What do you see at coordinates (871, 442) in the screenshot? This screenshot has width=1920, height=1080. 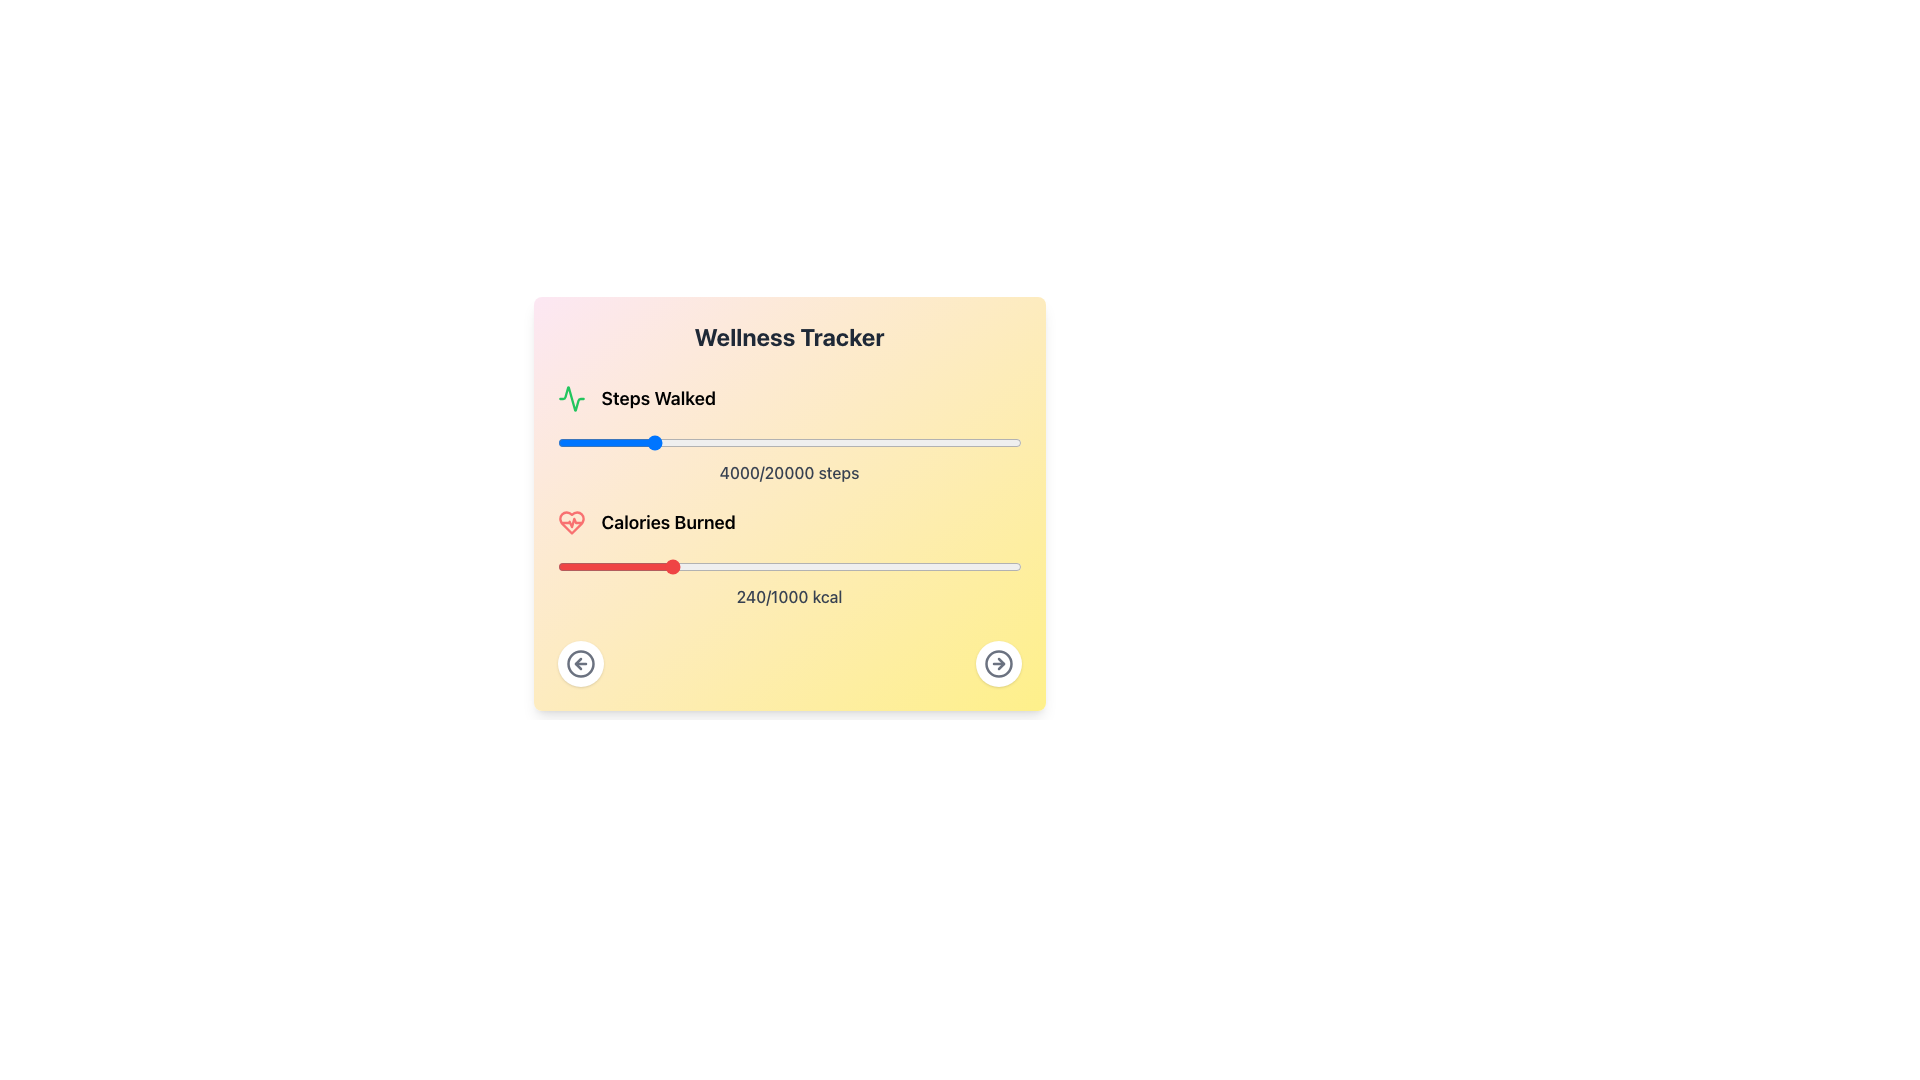 I see `the steps walked` at bounding box center [871, 442].